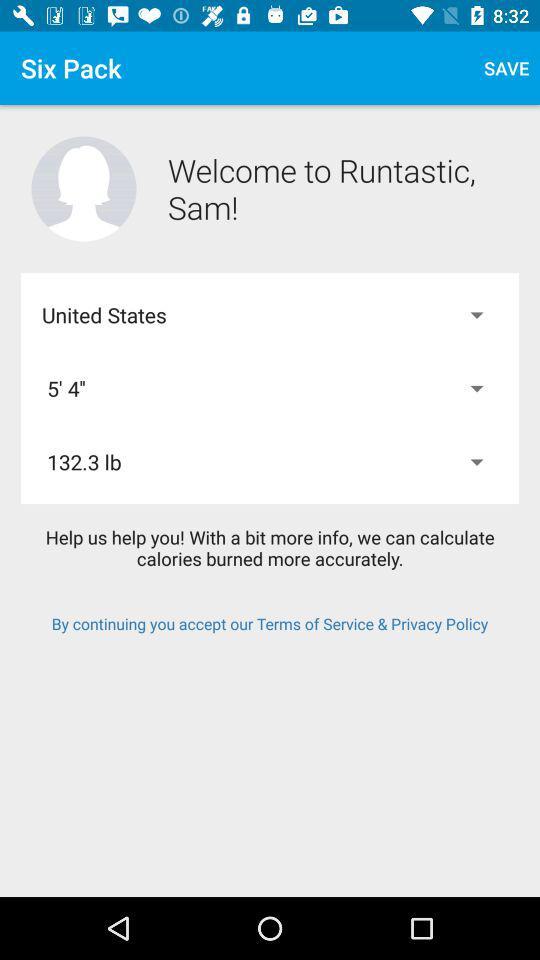 Image resolution: width=540 pixels, height=960 pixels. What do you see at coordinates (270, 462) in the screenshot?
I see `132.3 lb` at bounding box center [270, 462].